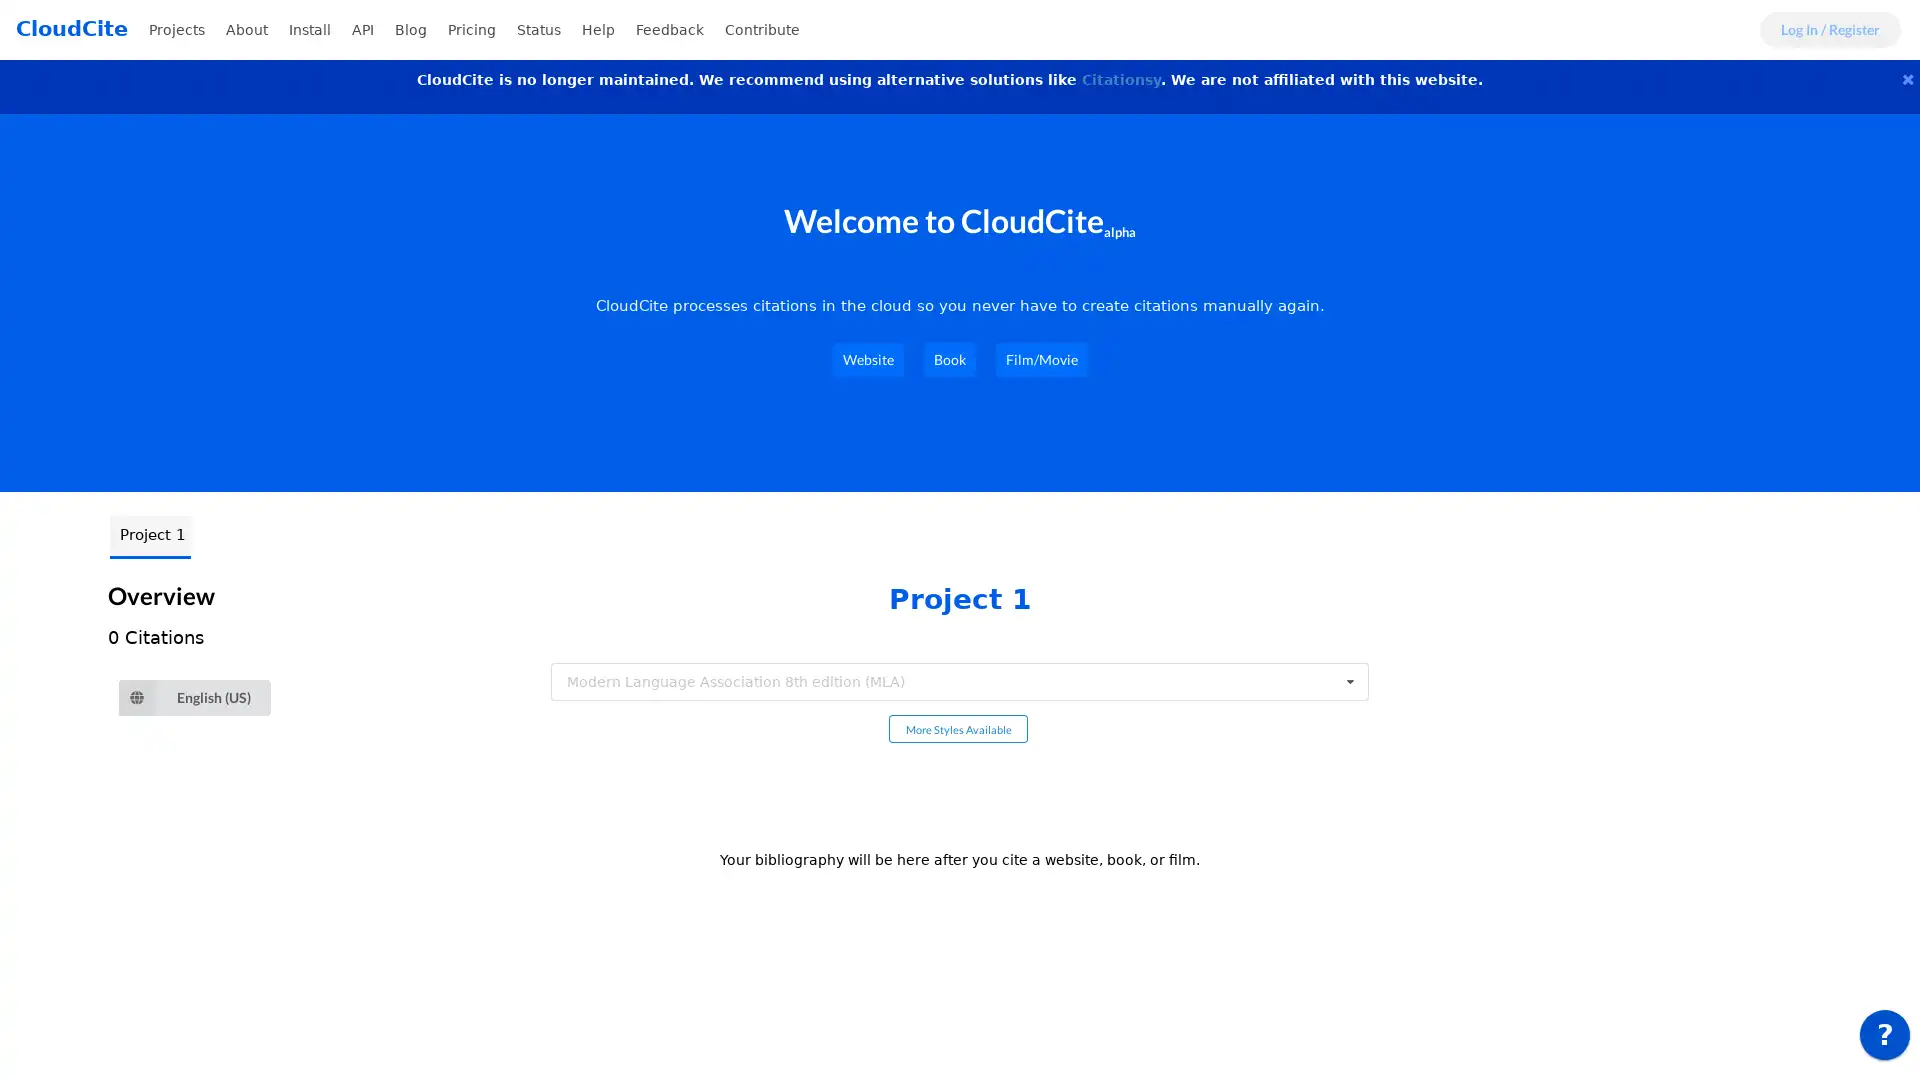 Image resolution: width=1920 pixels, height=1080 pixels. Describe the element at coordinates (867, 358) in the screenshot. I see `Website` at that location.